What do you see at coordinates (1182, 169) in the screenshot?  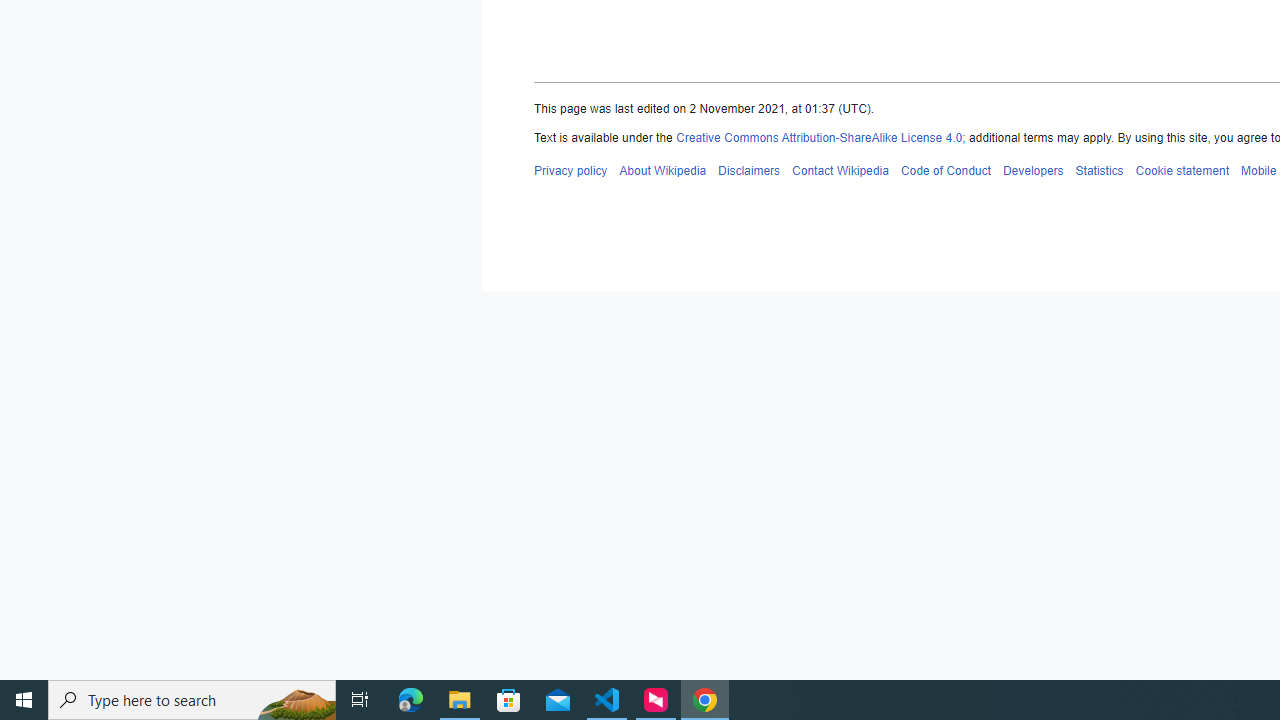 I see `'AutomationID: footer-places-cookiestatement'` at bounding box center [1182, 169].